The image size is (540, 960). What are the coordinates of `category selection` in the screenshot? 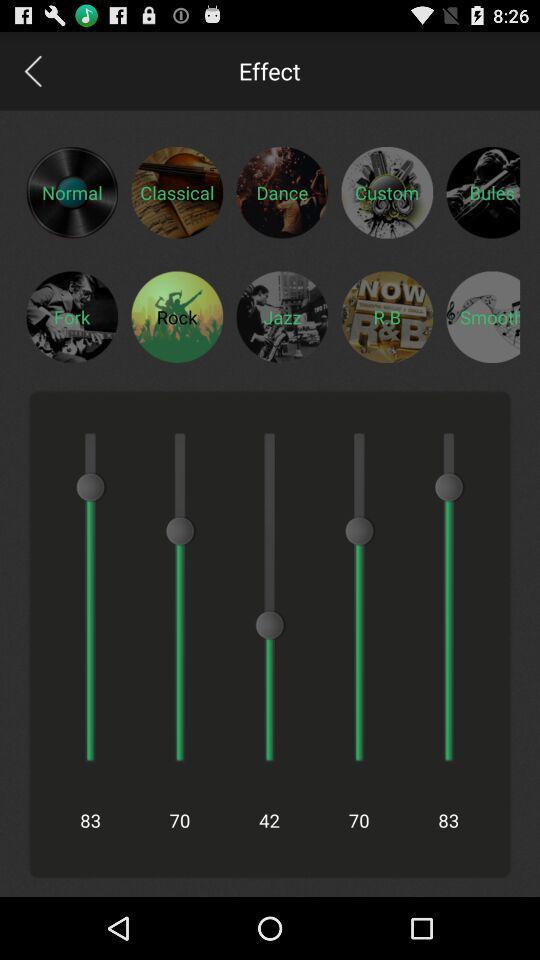 It's located at (482, 192).